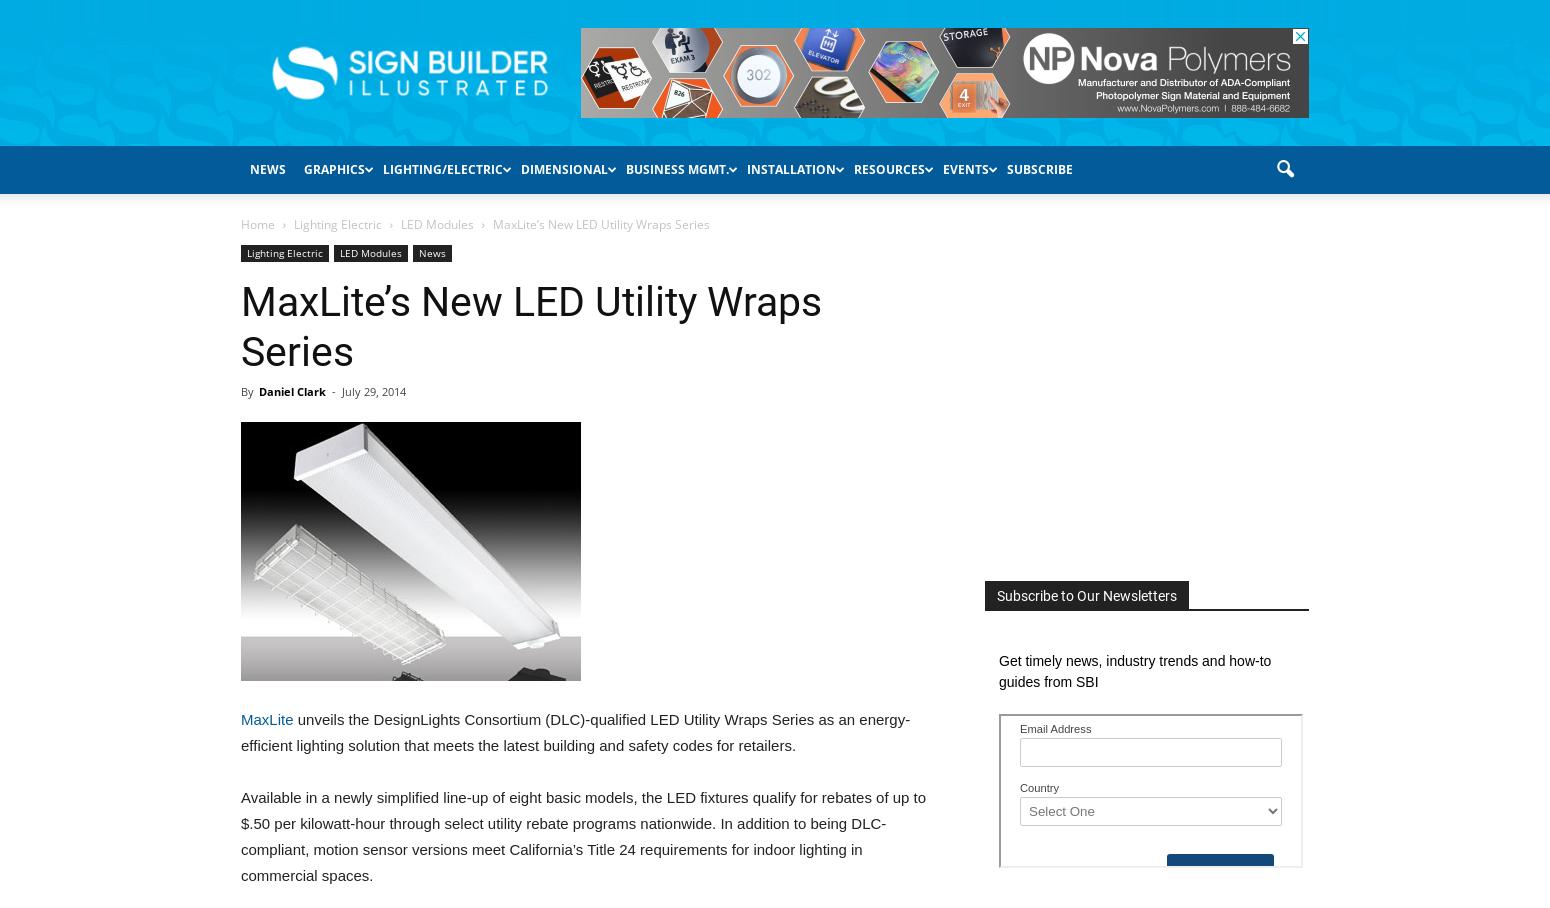 The height and width of the screenshot is (908, 1550). Describe the element at coordinates (995, 596) in the screenshot. I see `'Subscribe to Our Newsletters'` at that location.